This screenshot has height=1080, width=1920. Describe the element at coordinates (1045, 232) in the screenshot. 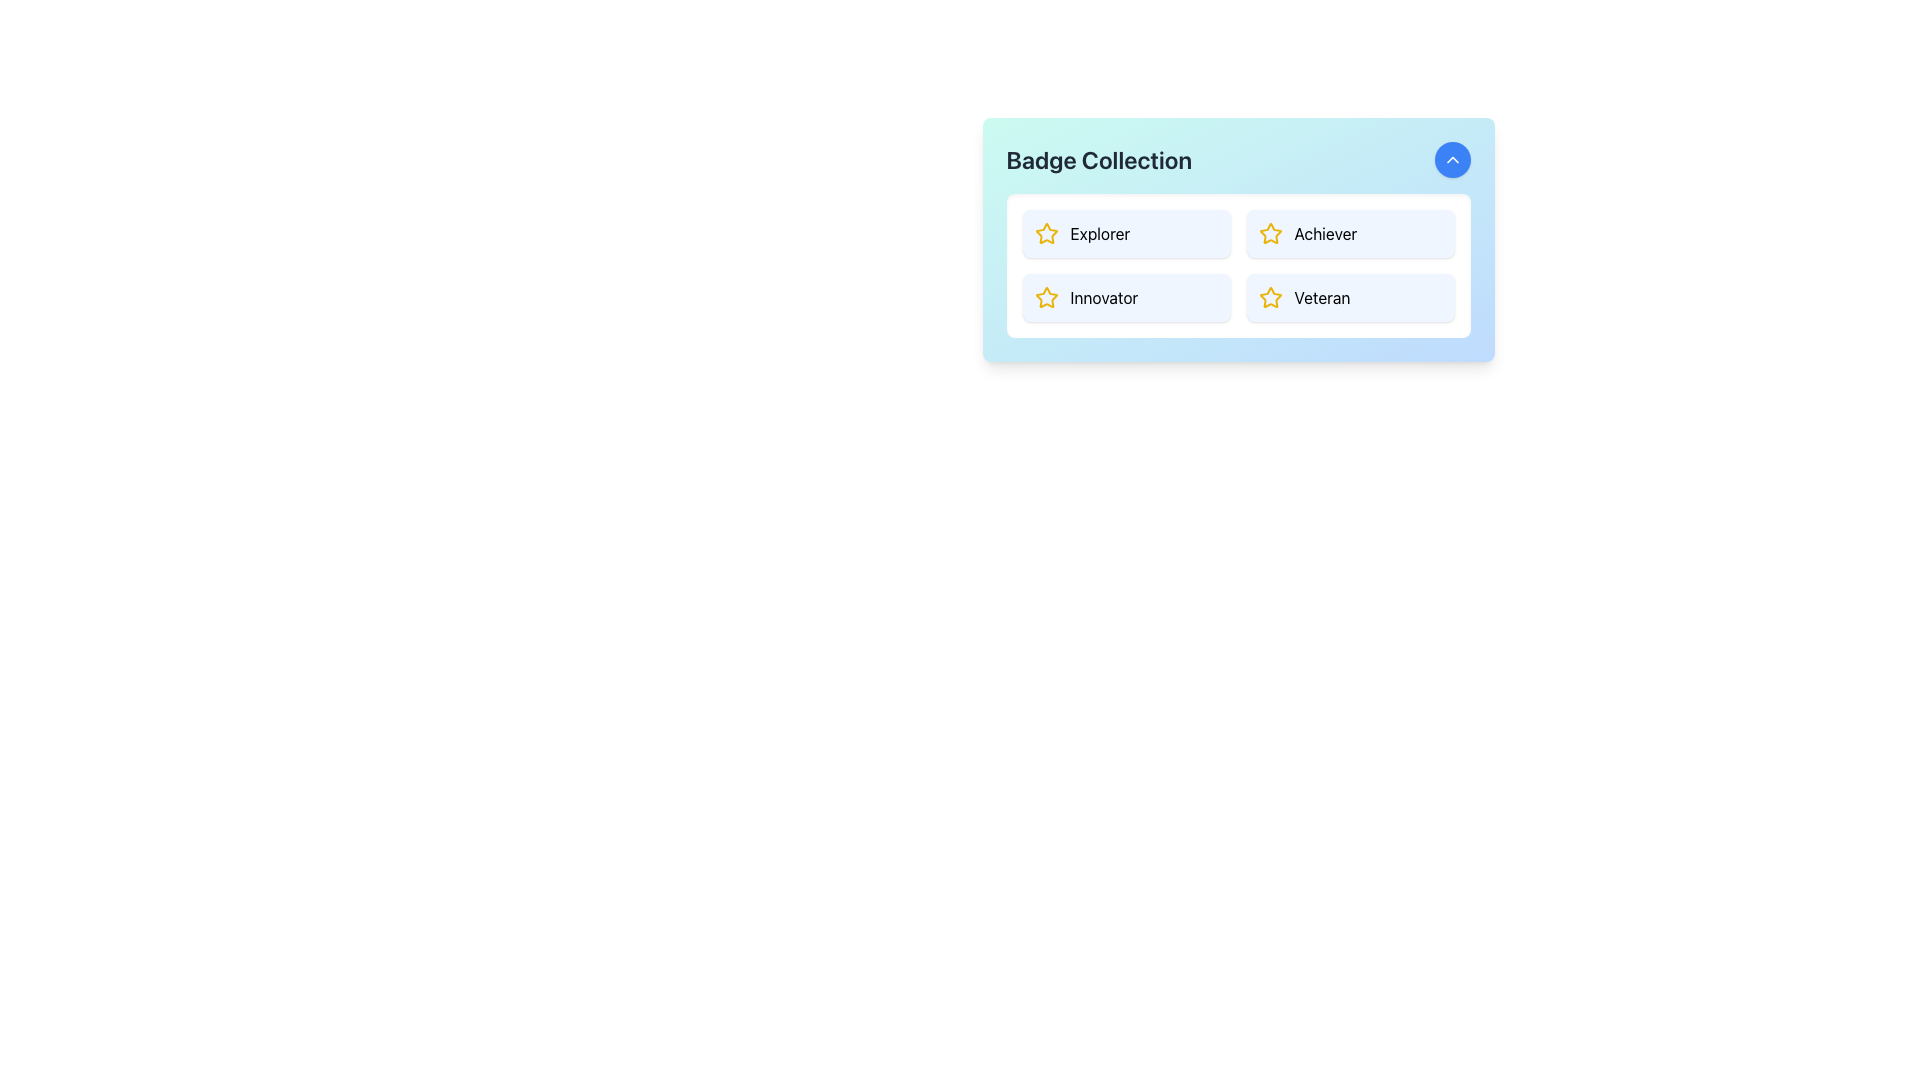

I see `the yellow star icon located in the top-left corner of the 2x2 grid layout under the 'Badge Collection' header, near the label reading 'Explorer'` at that location.